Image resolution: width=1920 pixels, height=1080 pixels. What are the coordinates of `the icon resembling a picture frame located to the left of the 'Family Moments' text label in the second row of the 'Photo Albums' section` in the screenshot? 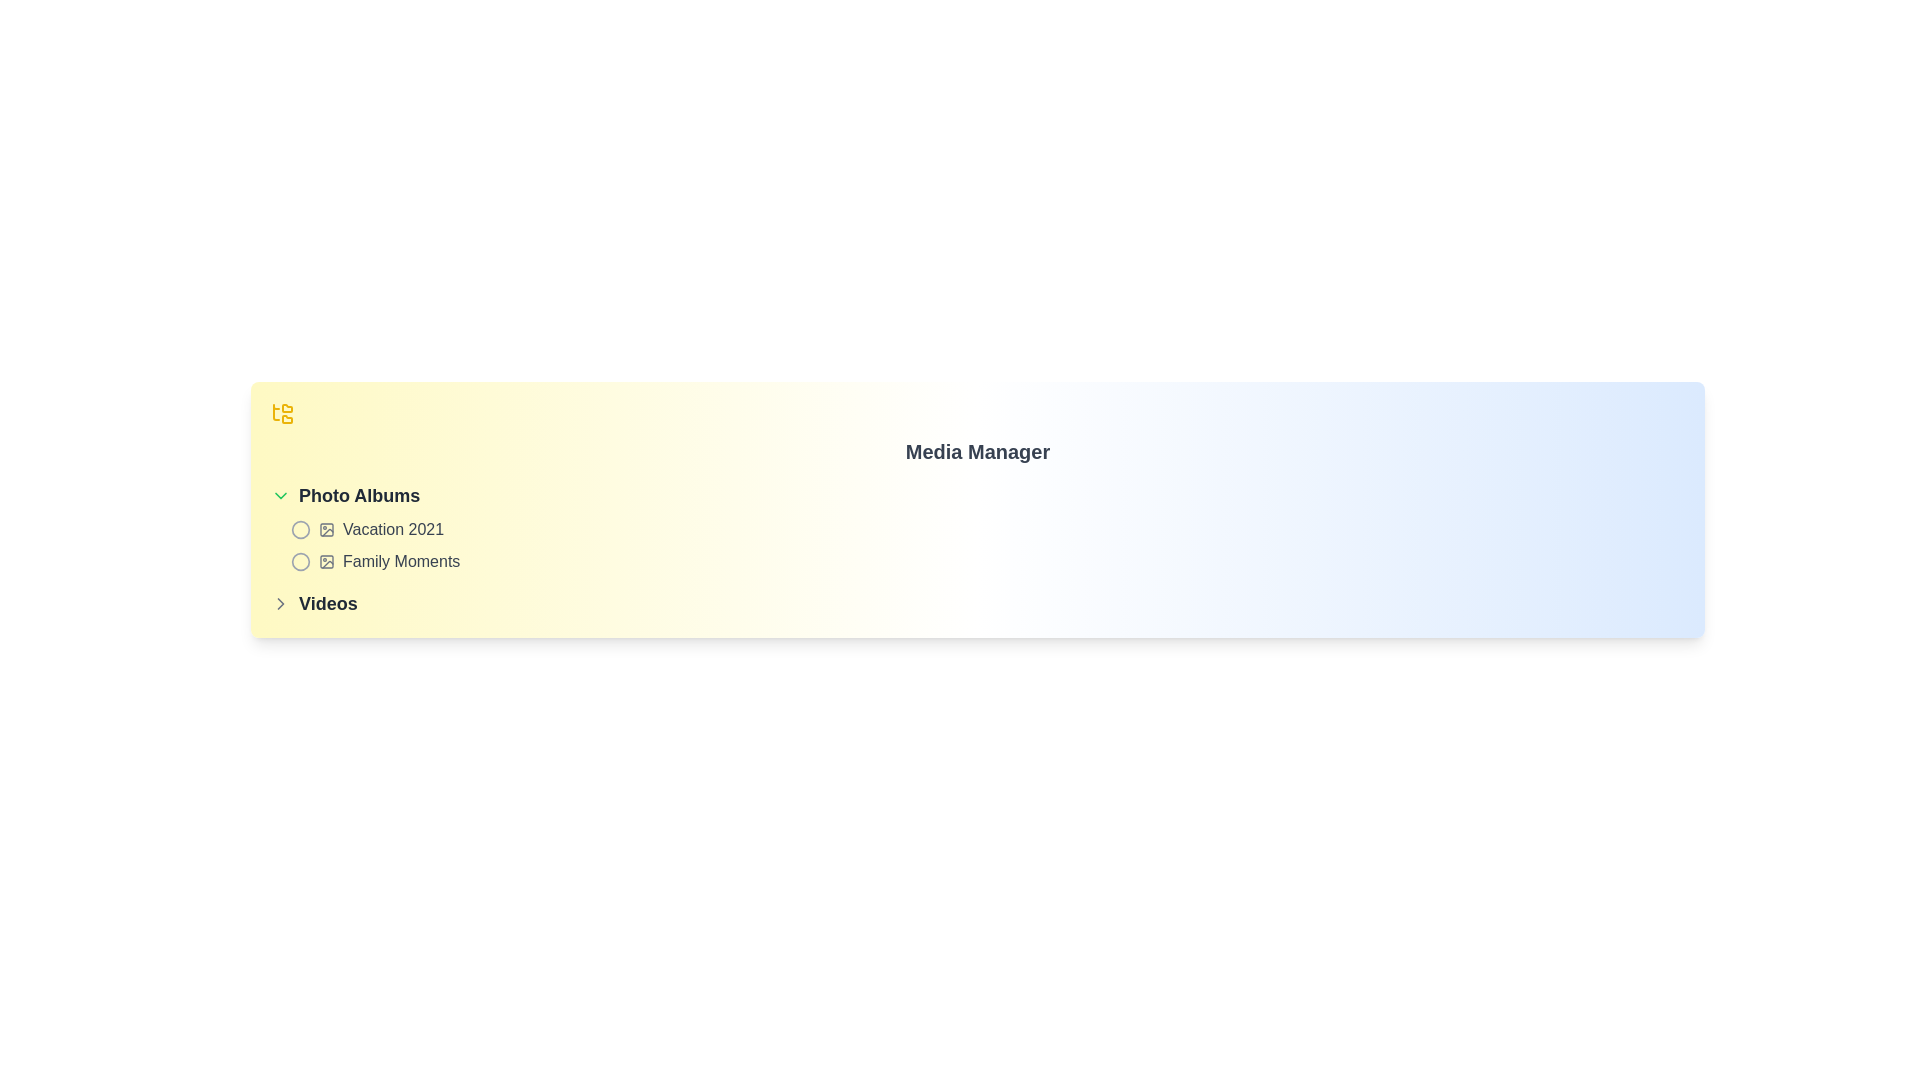 It's located at (326, 562).